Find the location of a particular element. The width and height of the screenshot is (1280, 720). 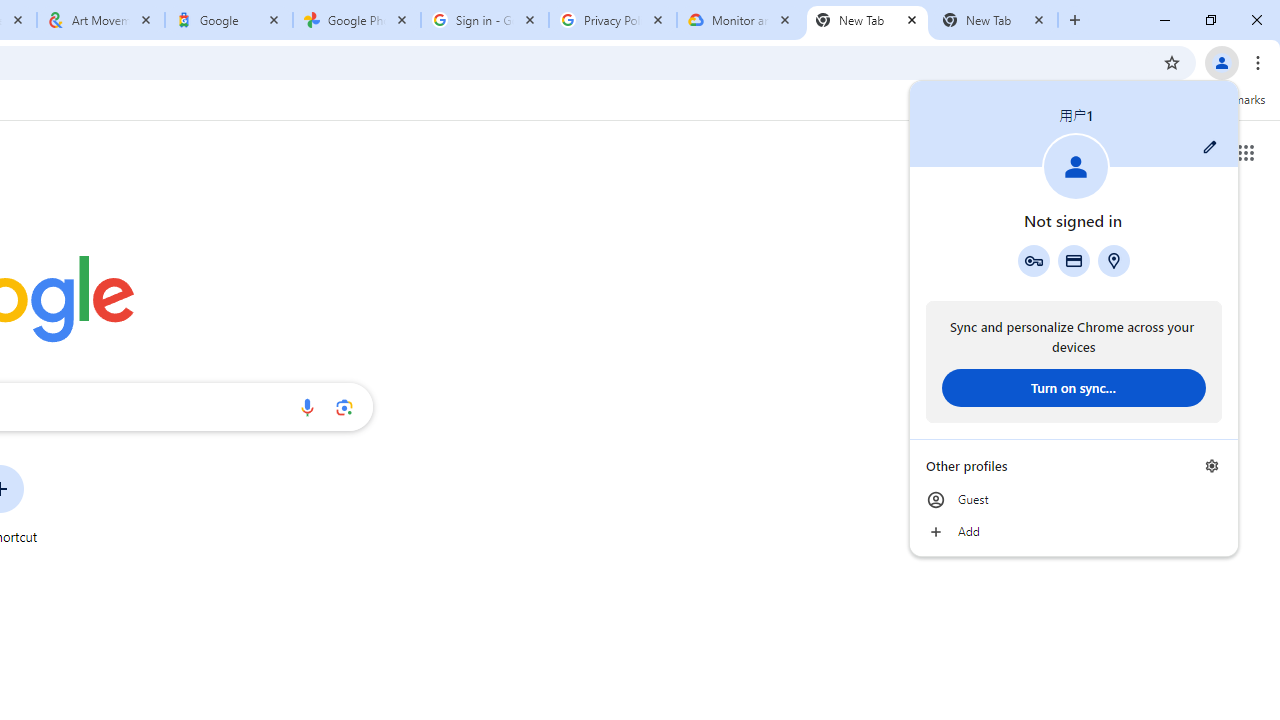

'Google' is located at coordinates (229, 20).